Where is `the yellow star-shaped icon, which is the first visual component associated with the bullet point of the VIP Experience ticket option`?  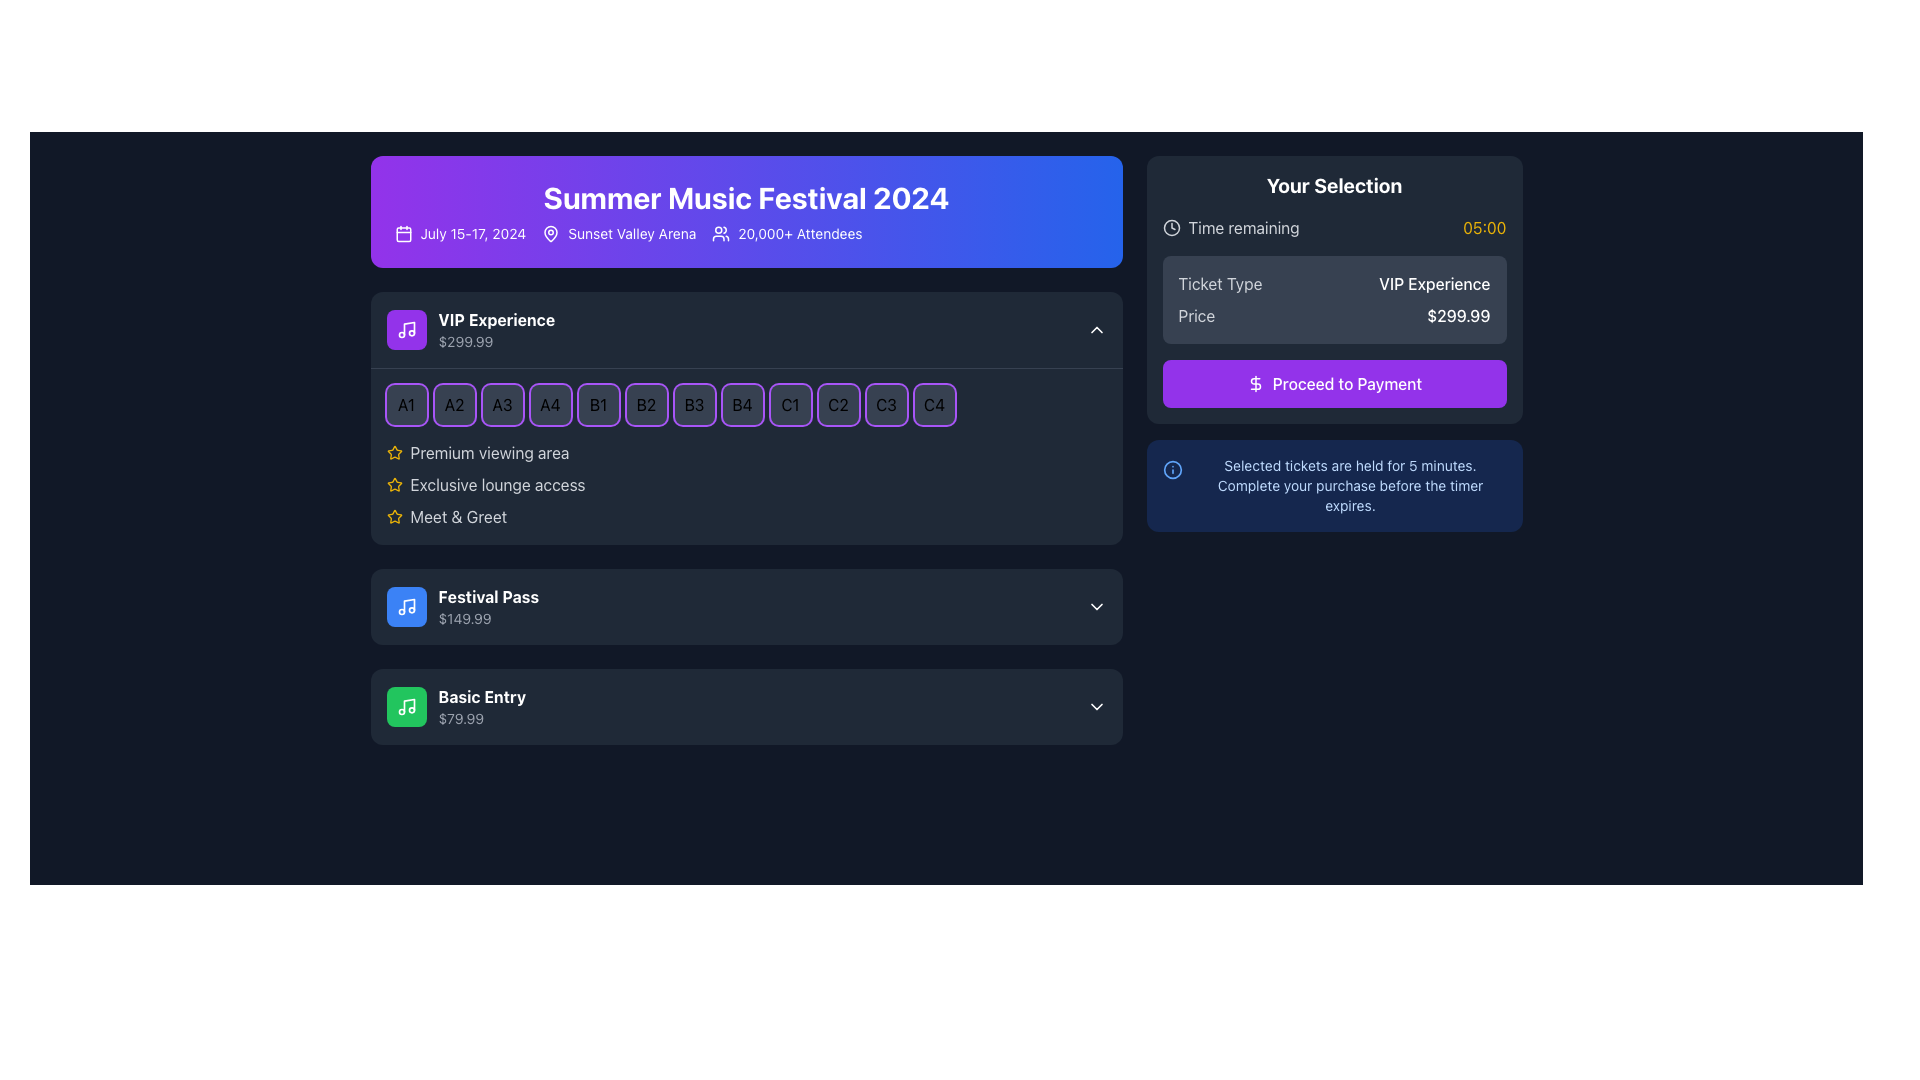 the yellow star-shaped icon, which is the first visual component associated with the bullet point of the VIP Experience ticket option is located at coordinates (394, 515).